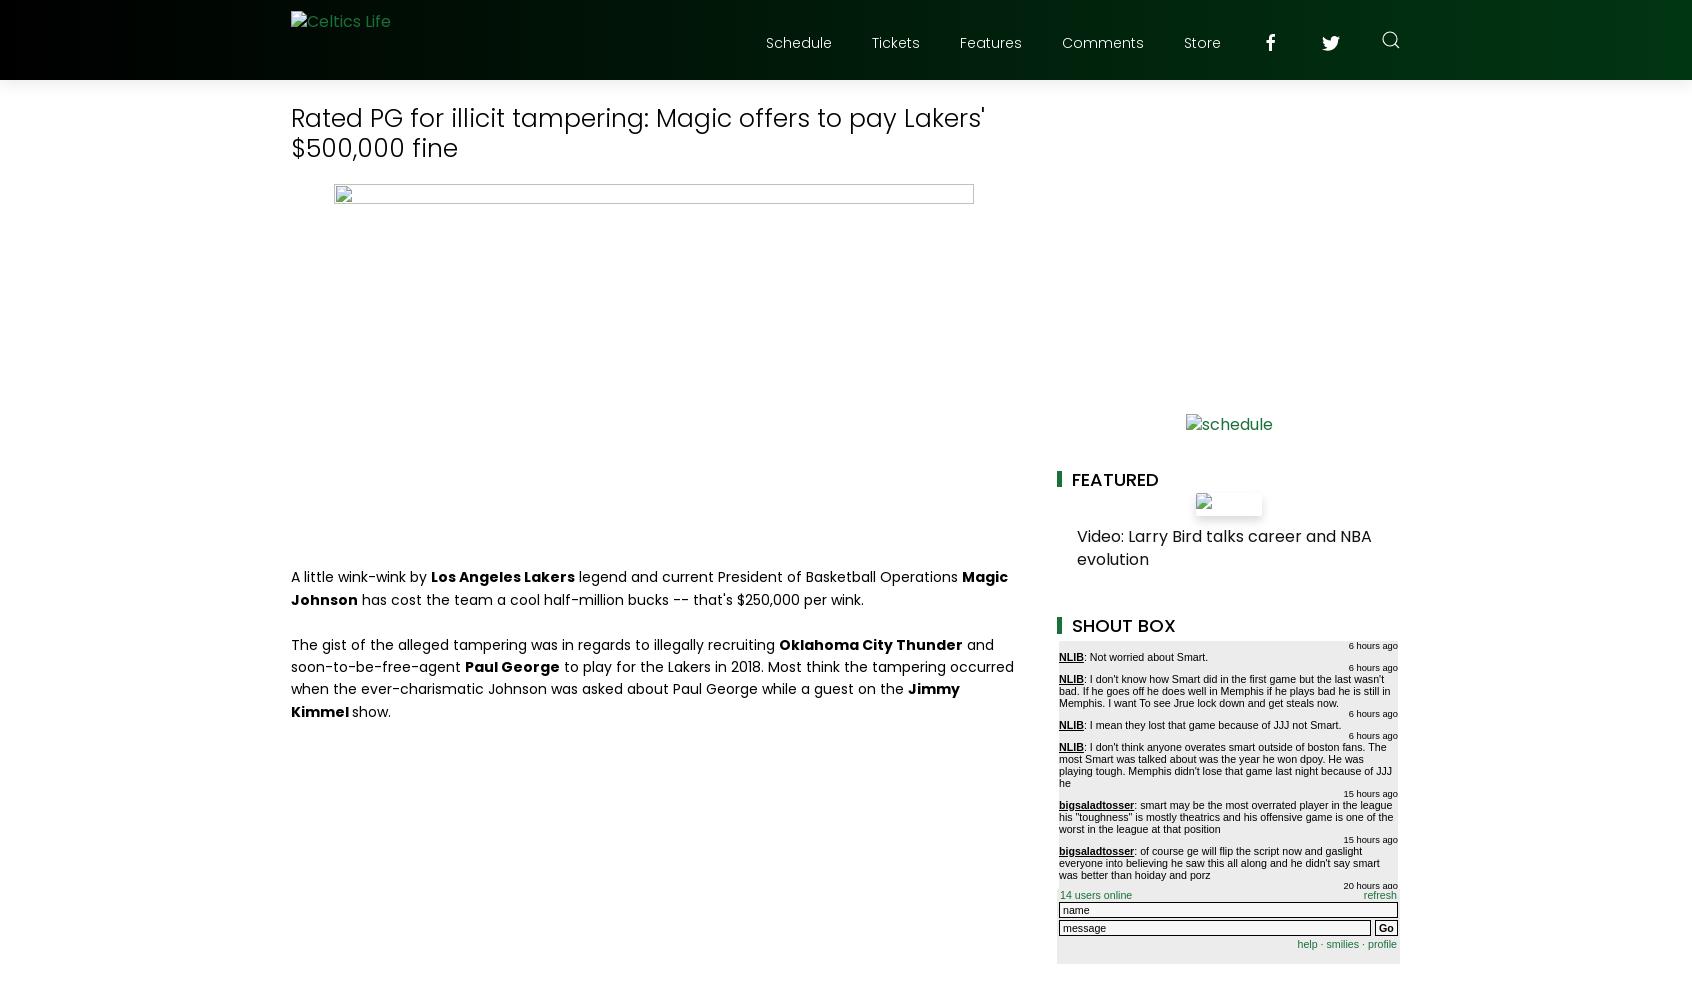 The width and height of the screenshot is (1692, 984). I want to click on 'Jimmy Kimmel', so click(624, 700).